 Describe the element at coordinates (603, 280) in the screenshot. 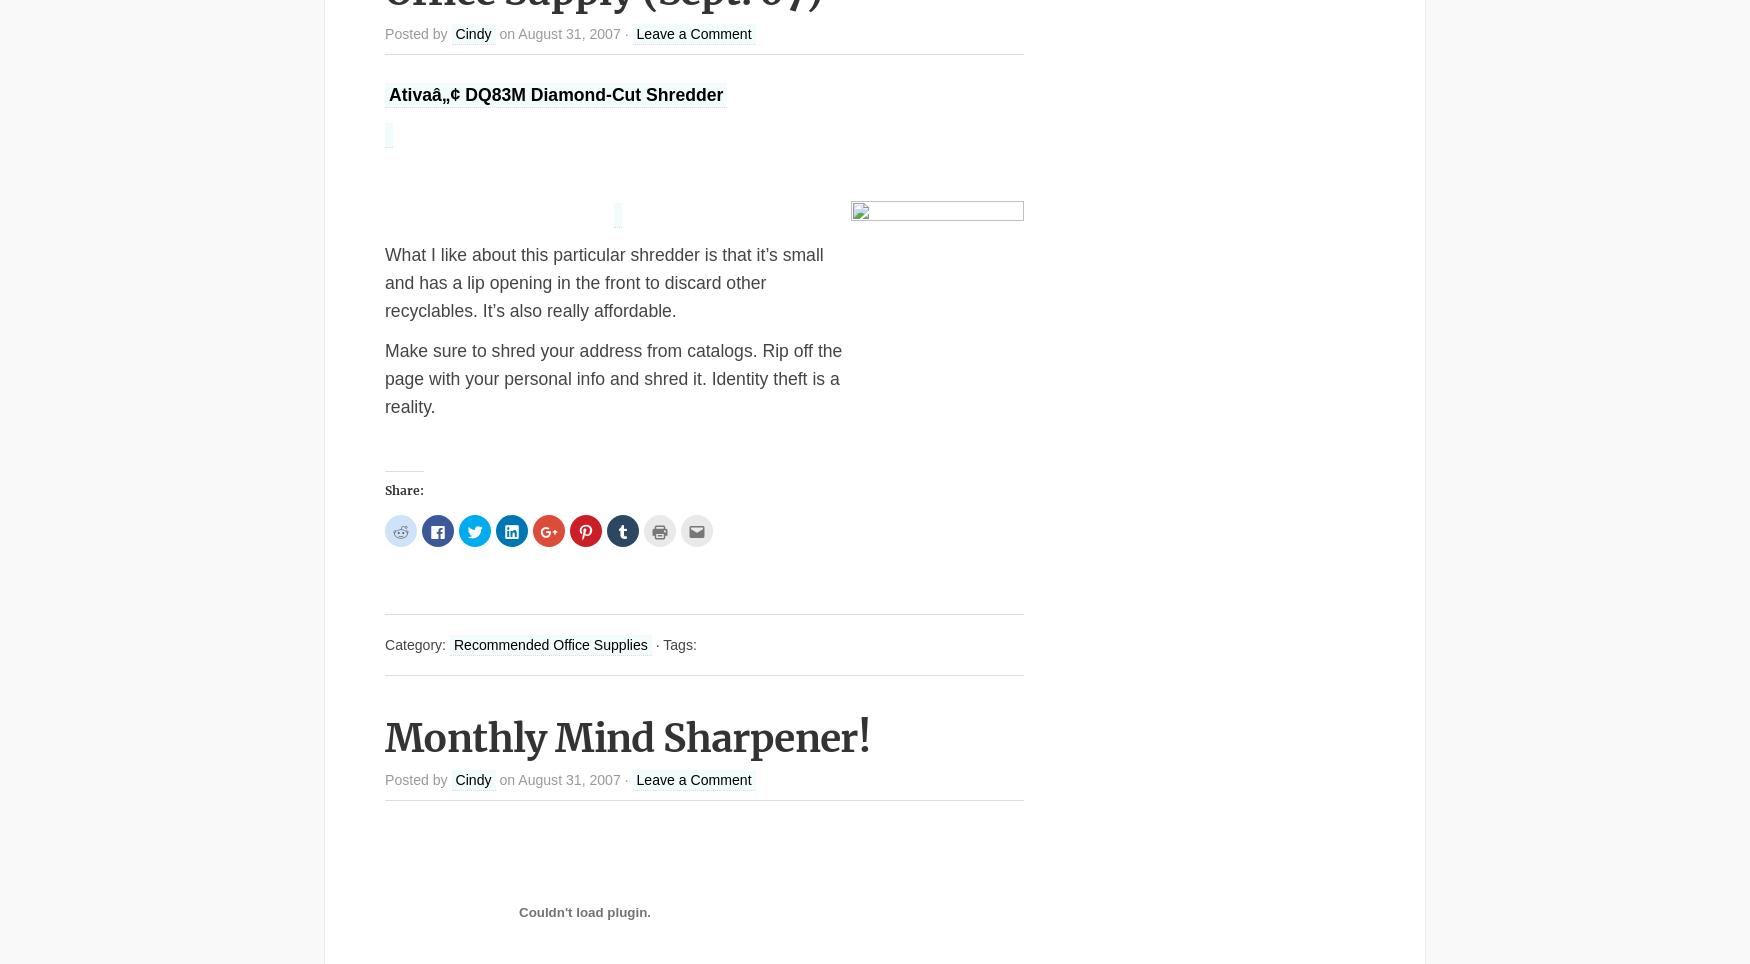

I see `'What I like about this particular shredder is that it’s small and has a lip opening in the front to discard other recyclables. It’s also really affordable.'` at that location.